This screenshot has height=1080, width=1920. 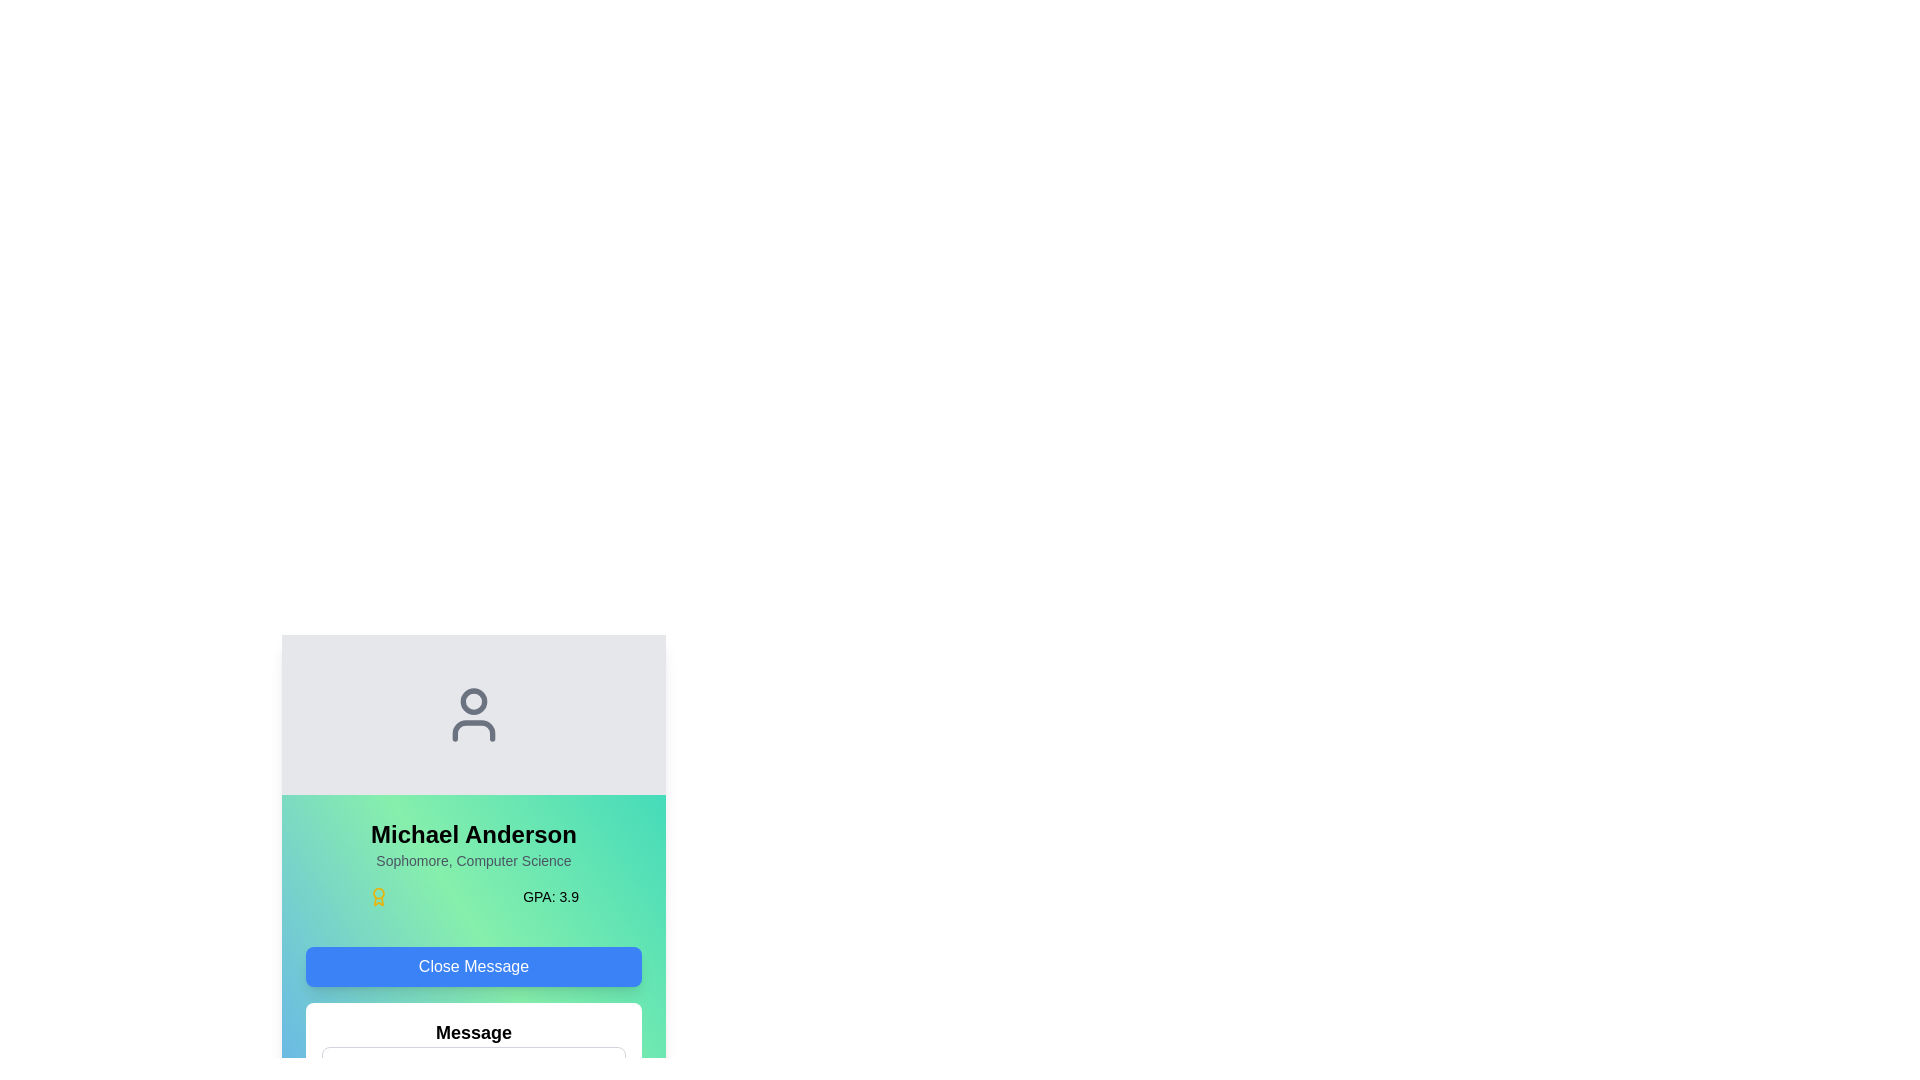 What do you see at coordinates (379, 896) in the screenshot?
I see `the medal-like icon representing an award or achievement, which is styled in yellow and located on a green background, positioned to the left of the text 'GPA: 3.9'` at bounding box center [379, 896].